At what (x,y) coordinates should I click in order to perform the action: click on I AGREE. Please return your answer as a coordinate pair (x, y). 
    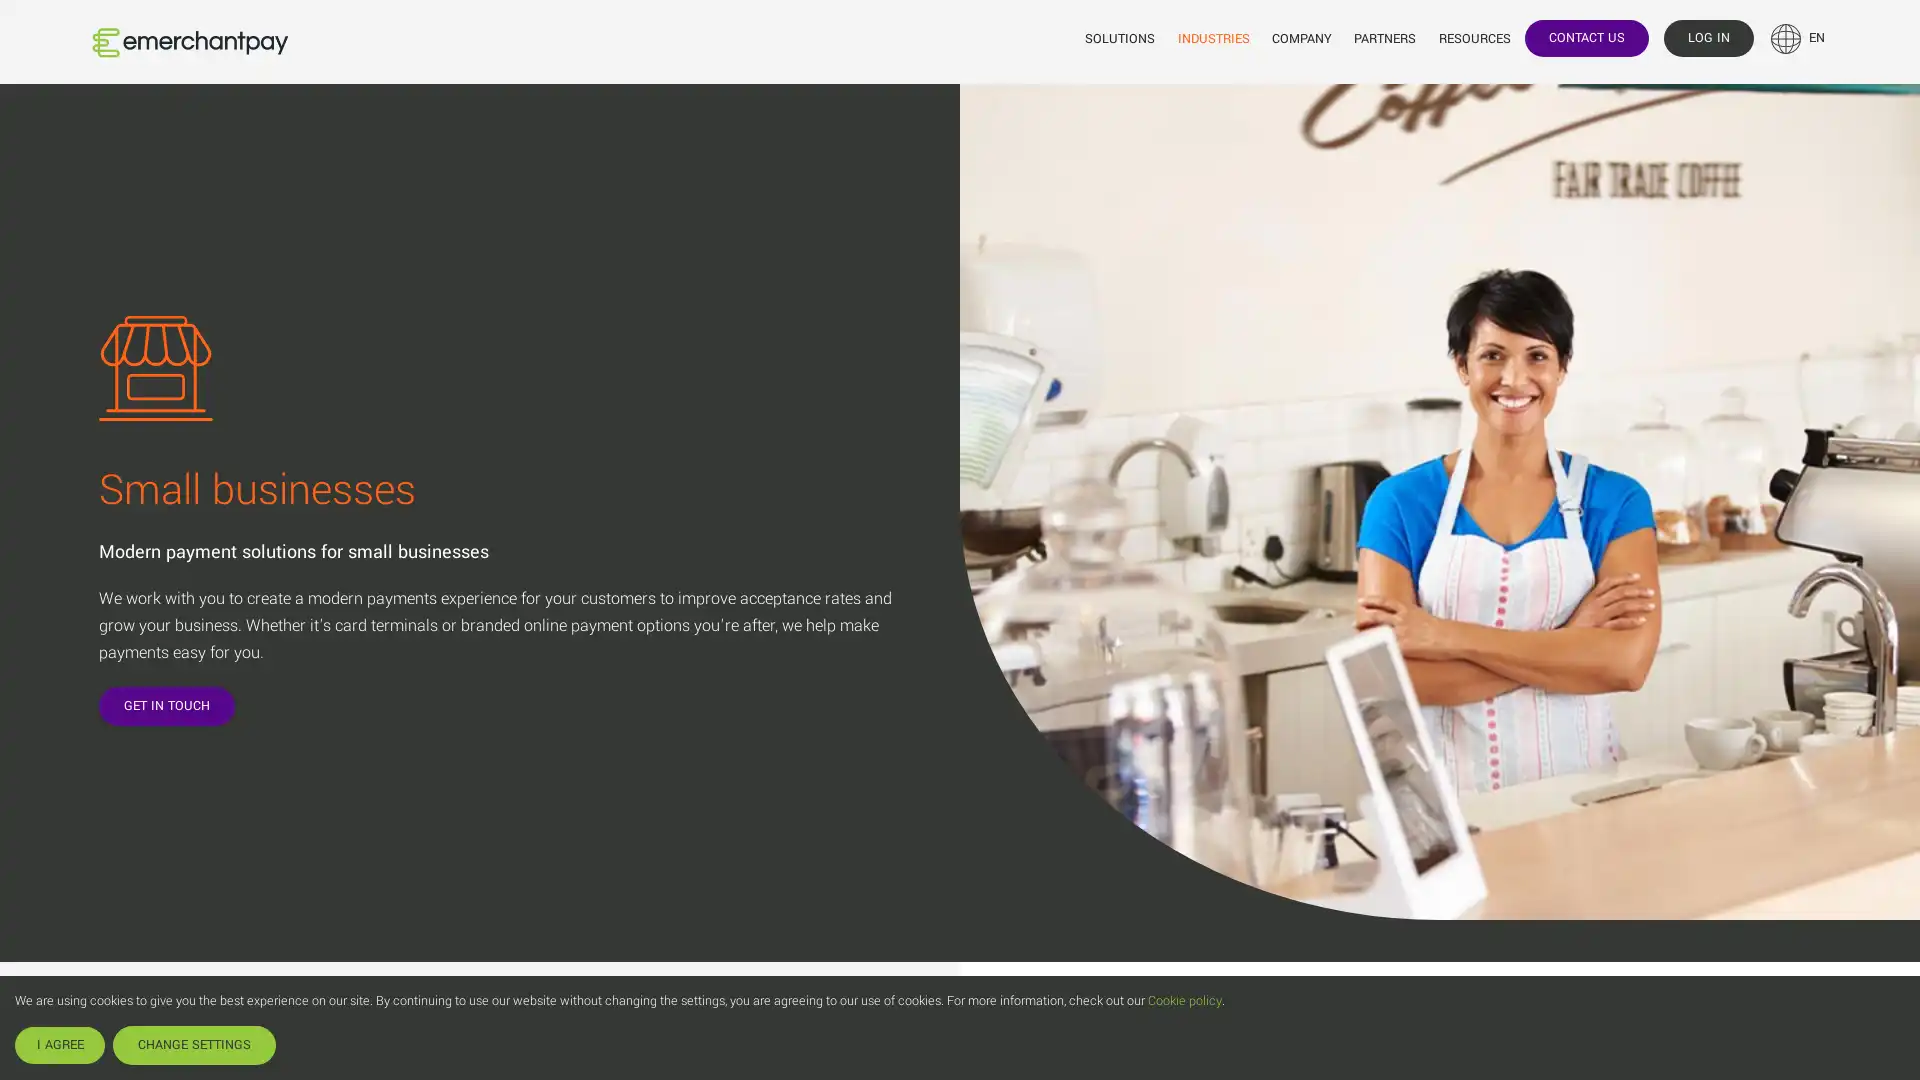
    Looking at the image, I should click on (59, 1044).